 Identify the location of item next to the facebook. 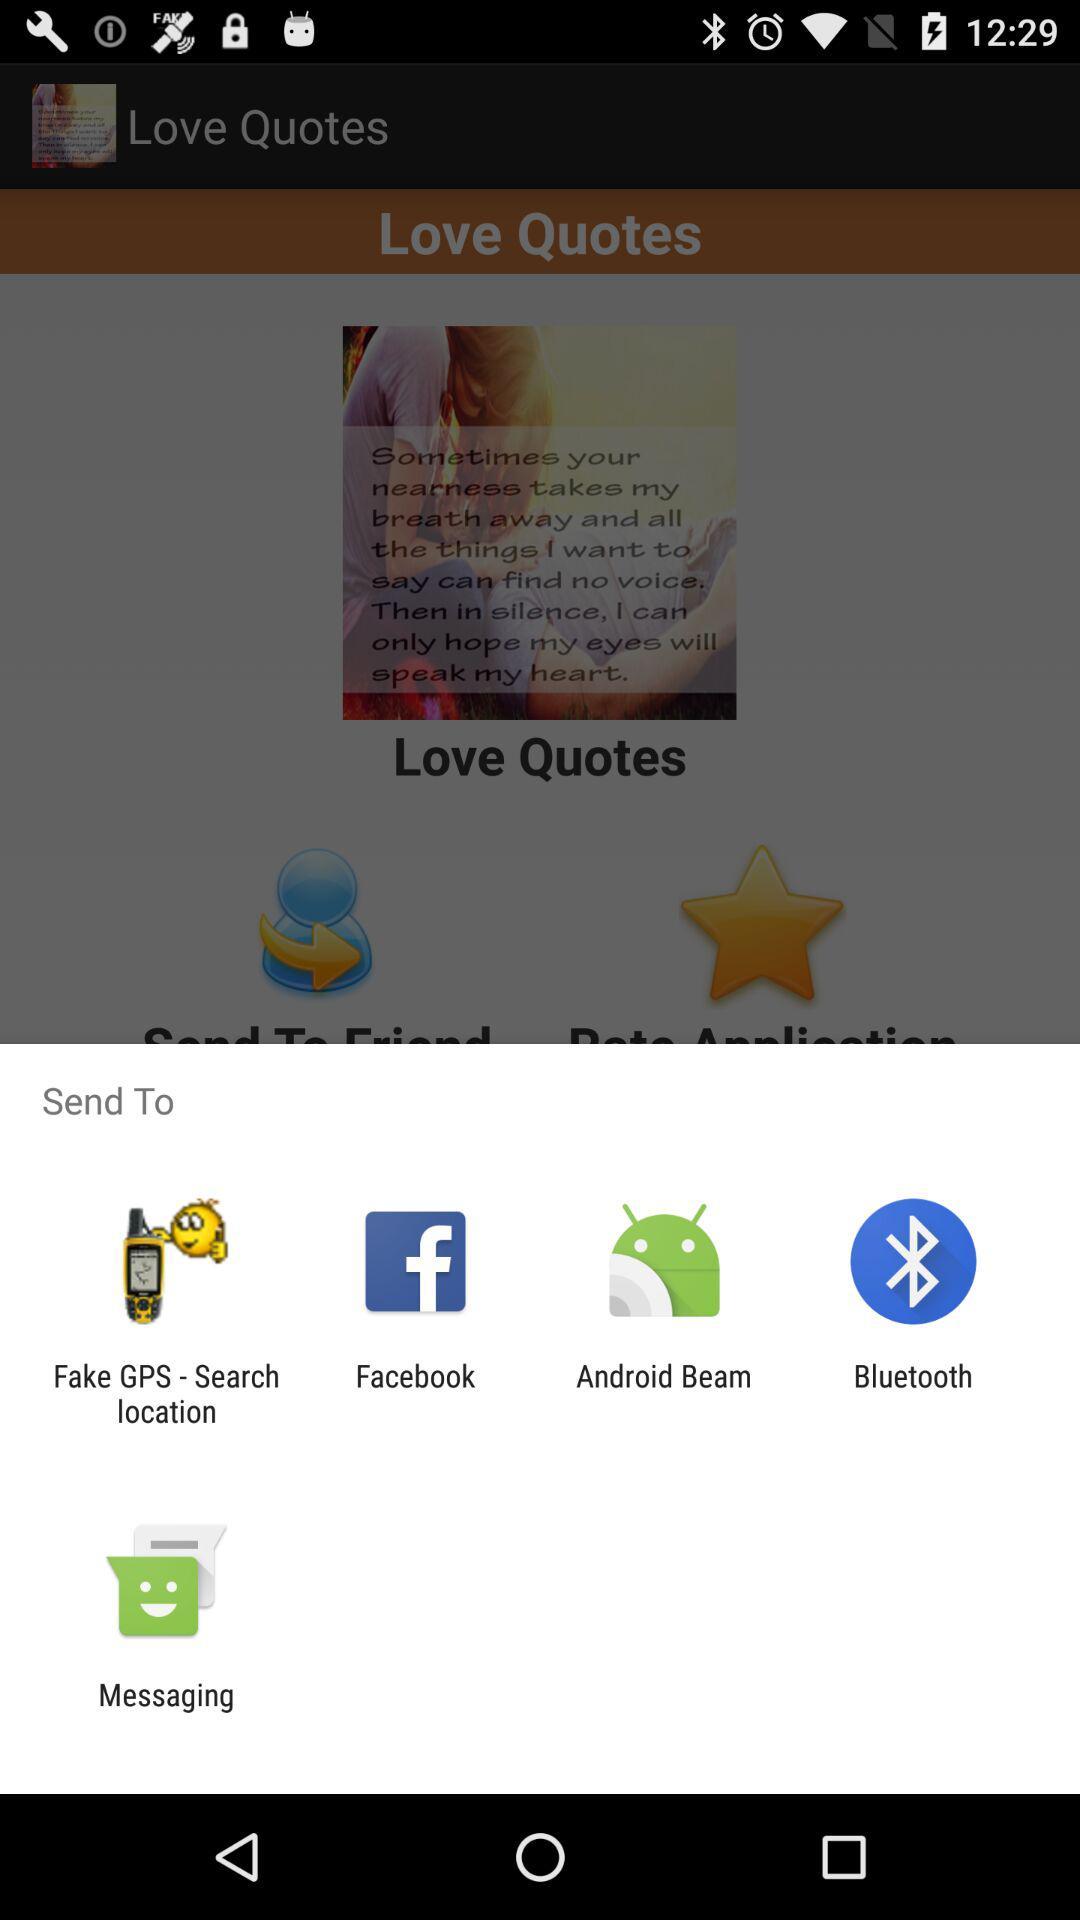
(664, 1392).